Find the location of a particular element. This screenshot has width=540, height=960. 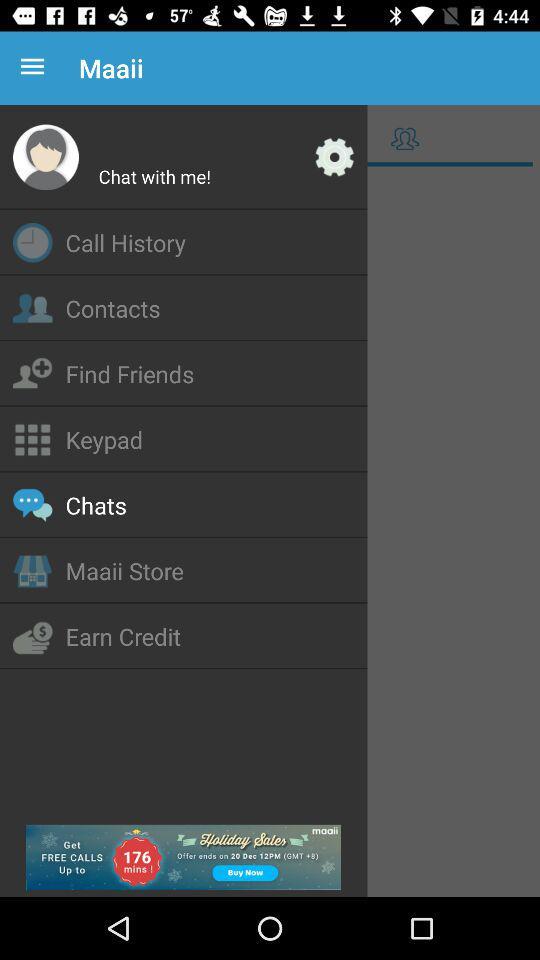

open settings section is located at coordinates (334, 156).